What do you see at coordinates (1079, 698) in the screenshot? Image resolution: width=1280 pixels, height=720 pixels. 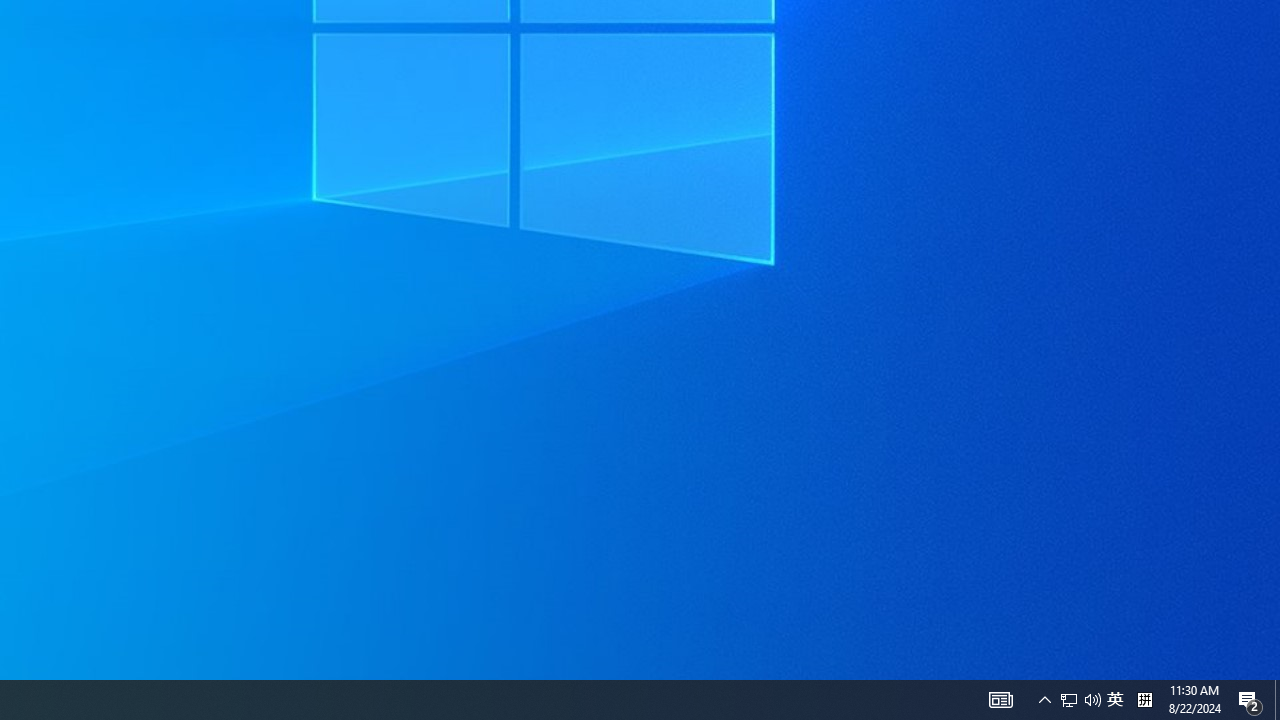 I see `'Q2790: 100%'` at bounding box center [1079, 698].